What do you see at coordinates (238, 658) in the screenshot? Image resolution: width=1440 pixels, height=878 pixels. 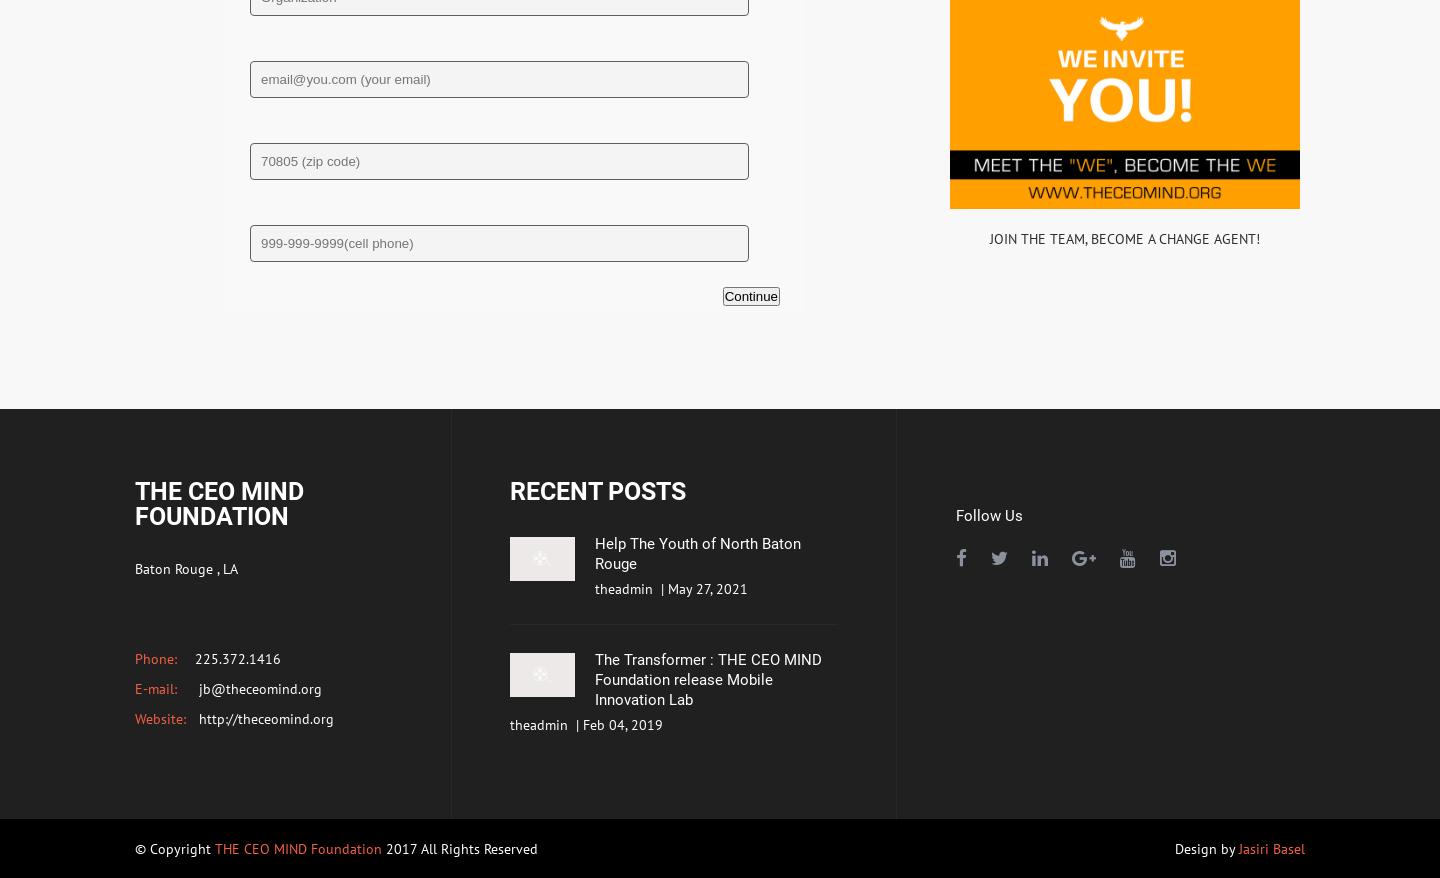 I see `'225.372.1416'` at bounding box center [238, 658].